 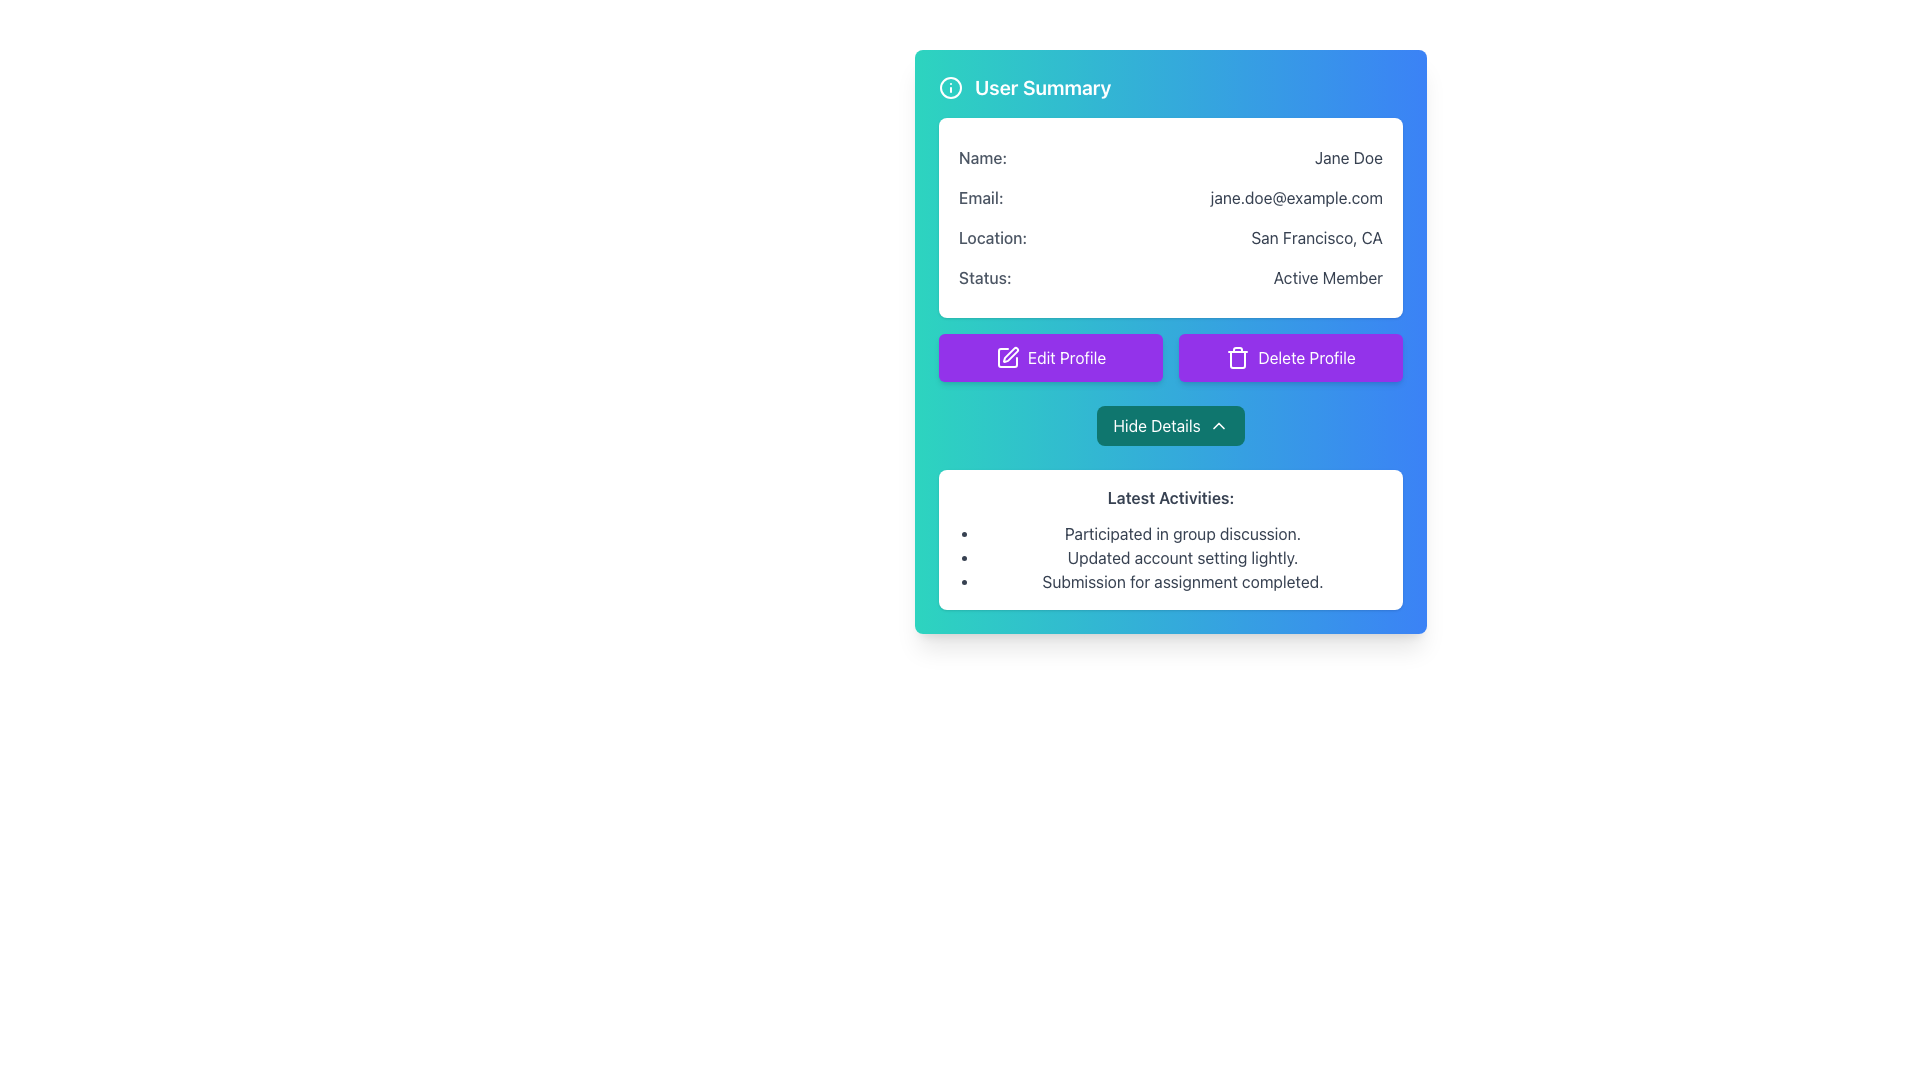 I want to click on the Text label located in the top left corner of the 'User Summary' card, which provides context for the adjacent user name field, so click(x=983, y=157).